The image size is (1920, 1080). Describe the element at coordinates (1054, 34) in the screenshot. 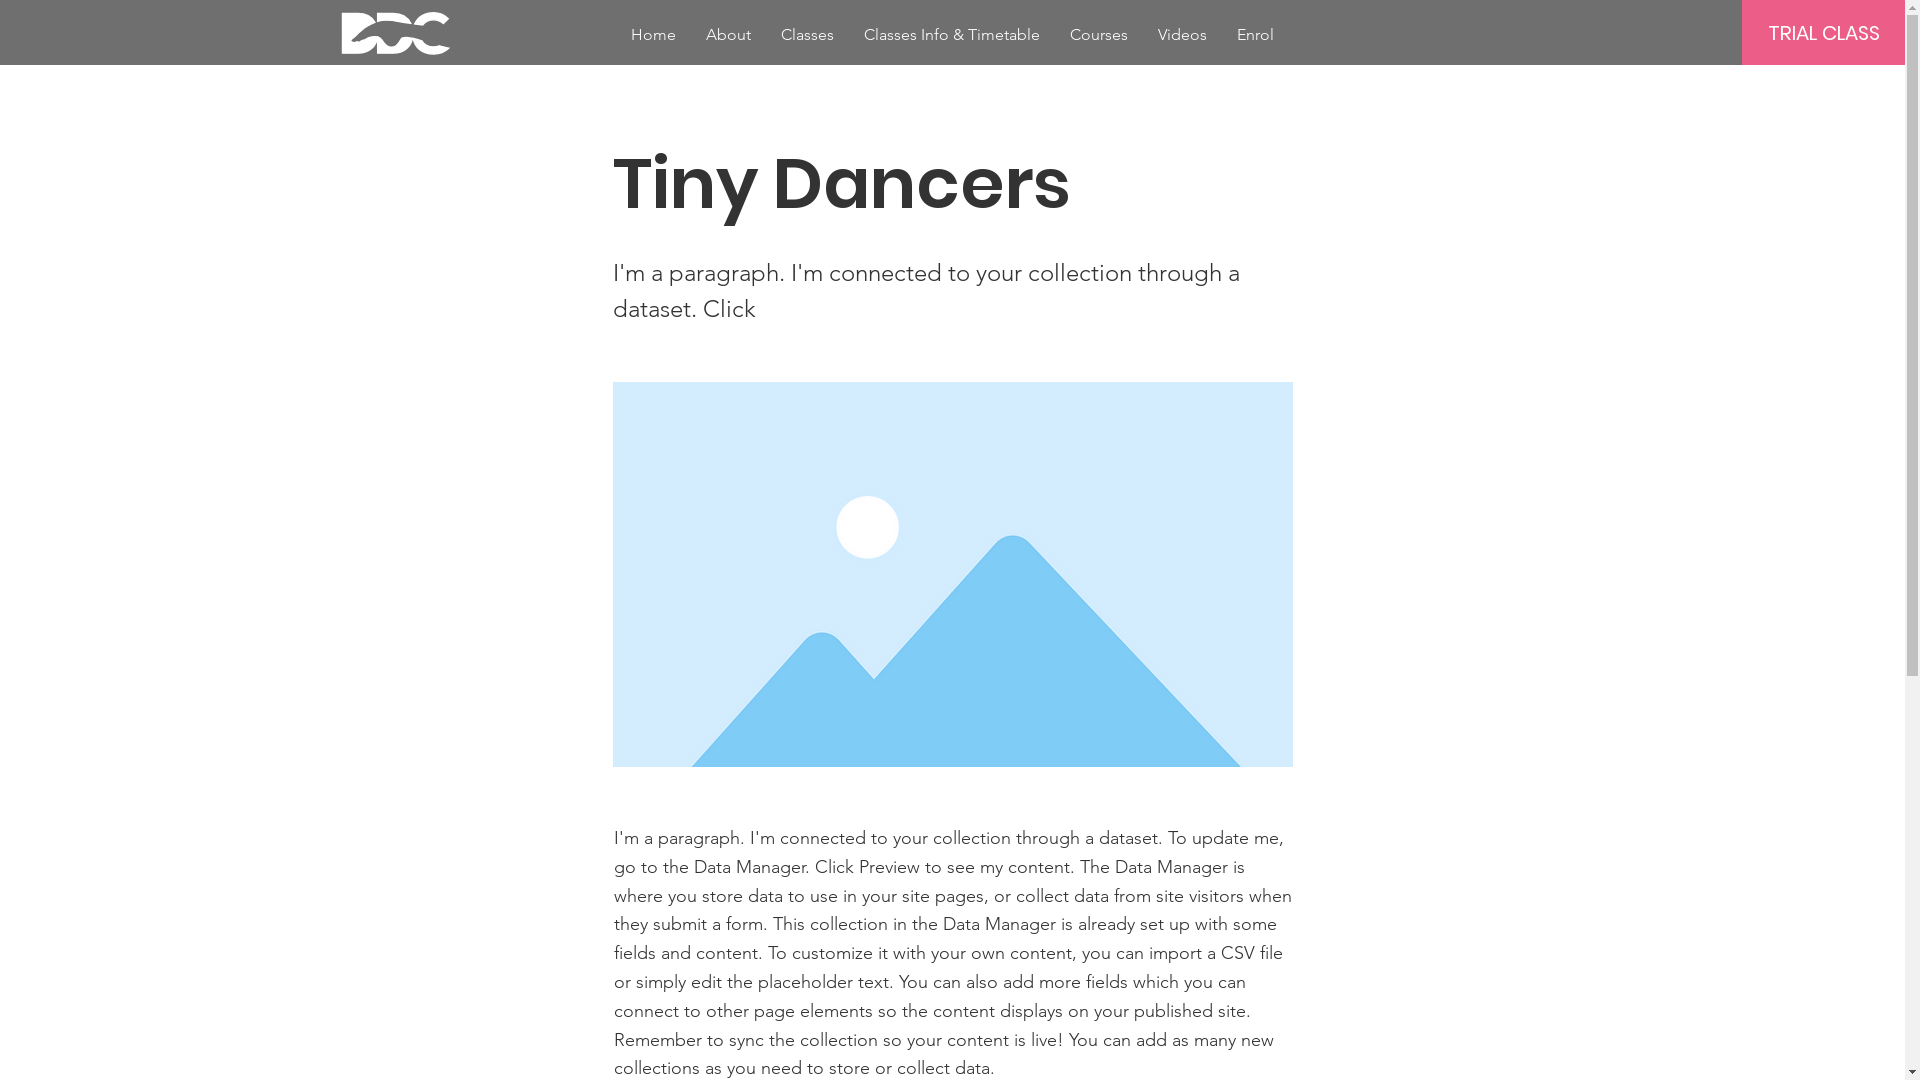

I see `'Courses'` at that location.